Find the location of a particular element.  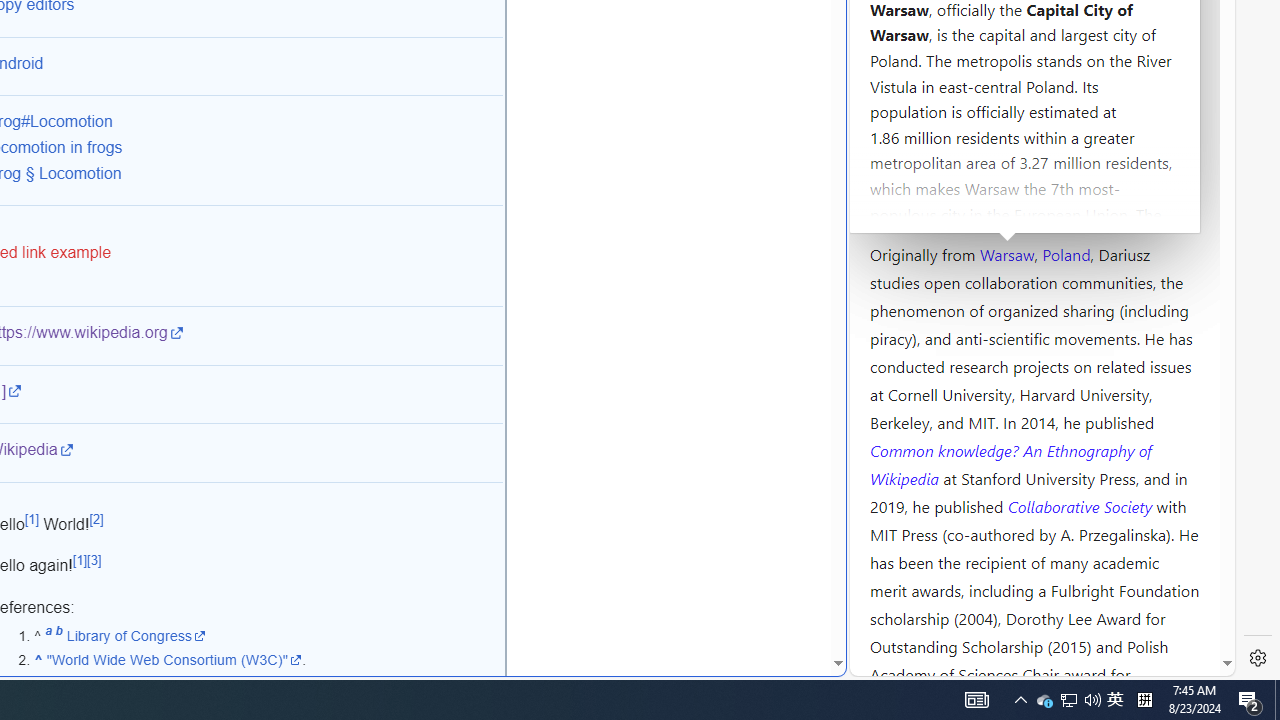

'Jump up' is located at coordinates (39, 660).